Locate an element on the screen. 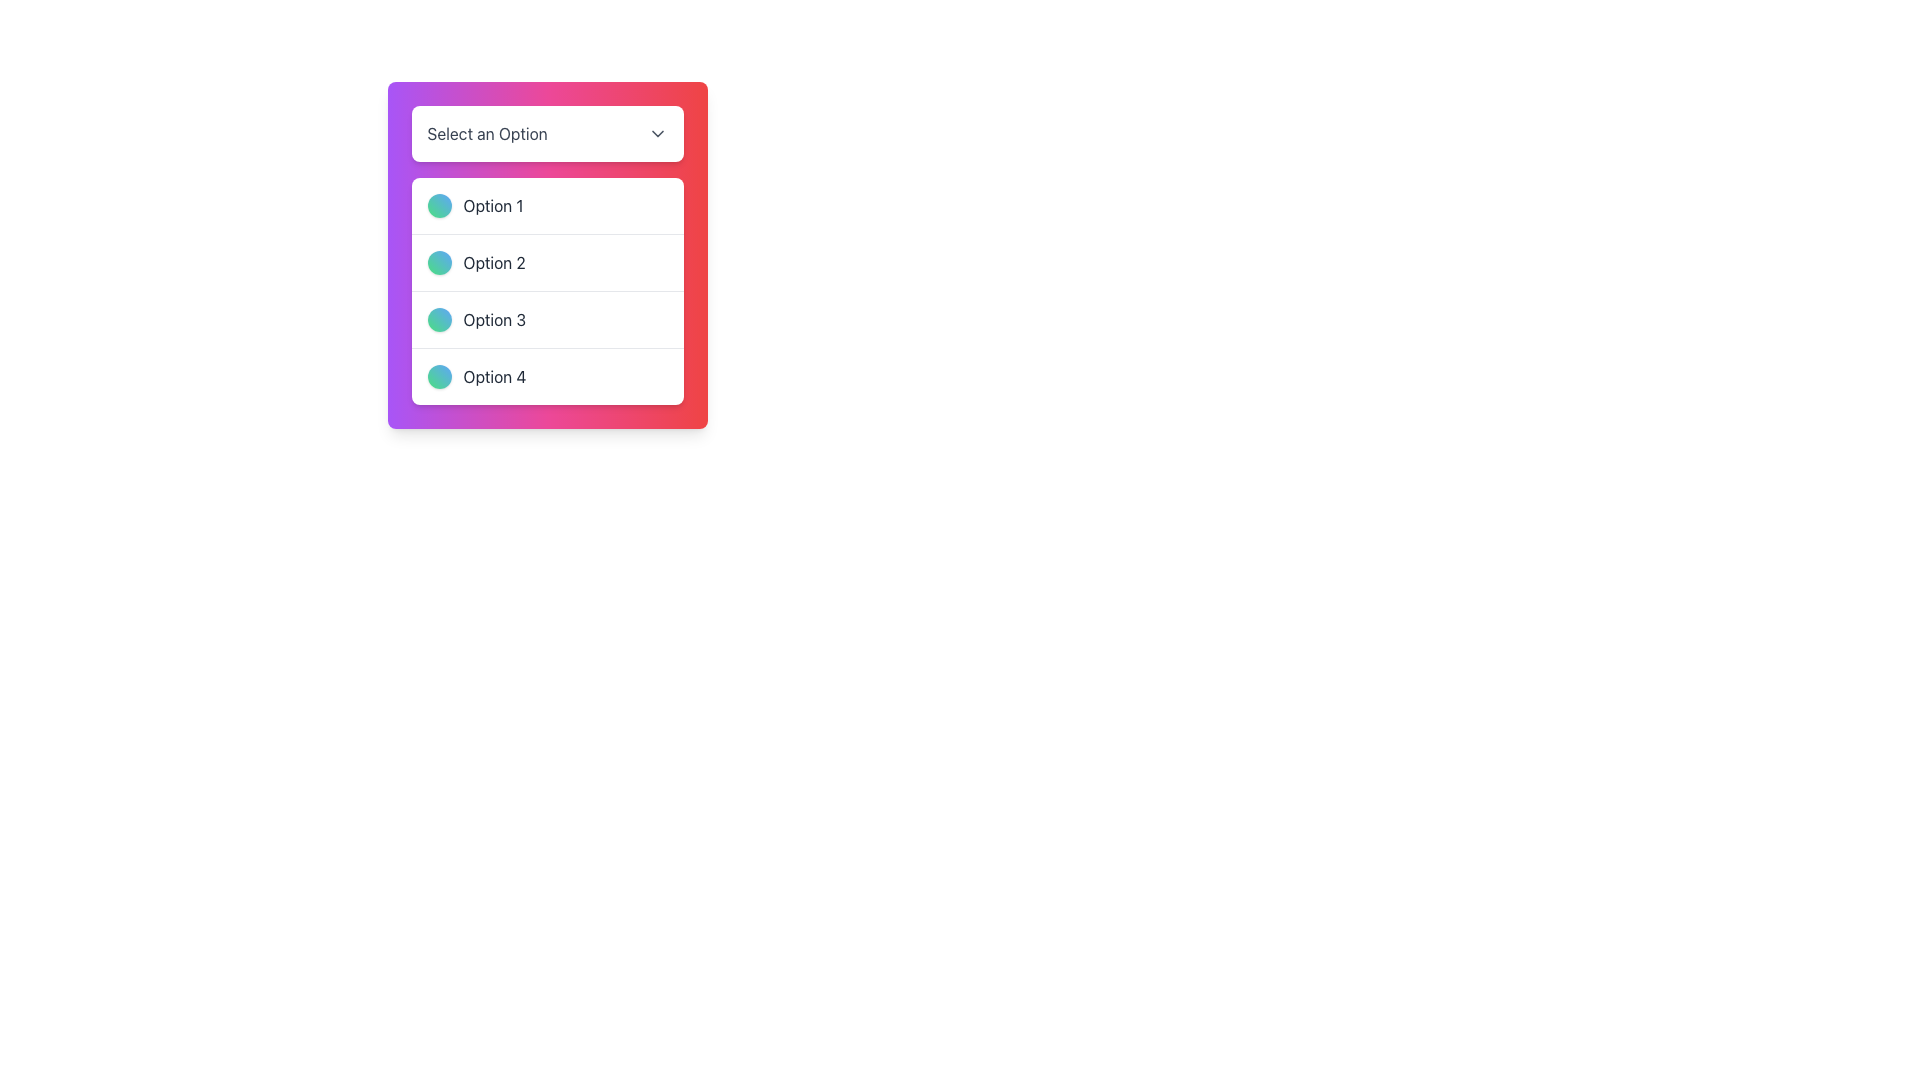  the selectable list item for 'Option 3' in the dropdown menu to activate hover effects is located at coordinates (547, 319).